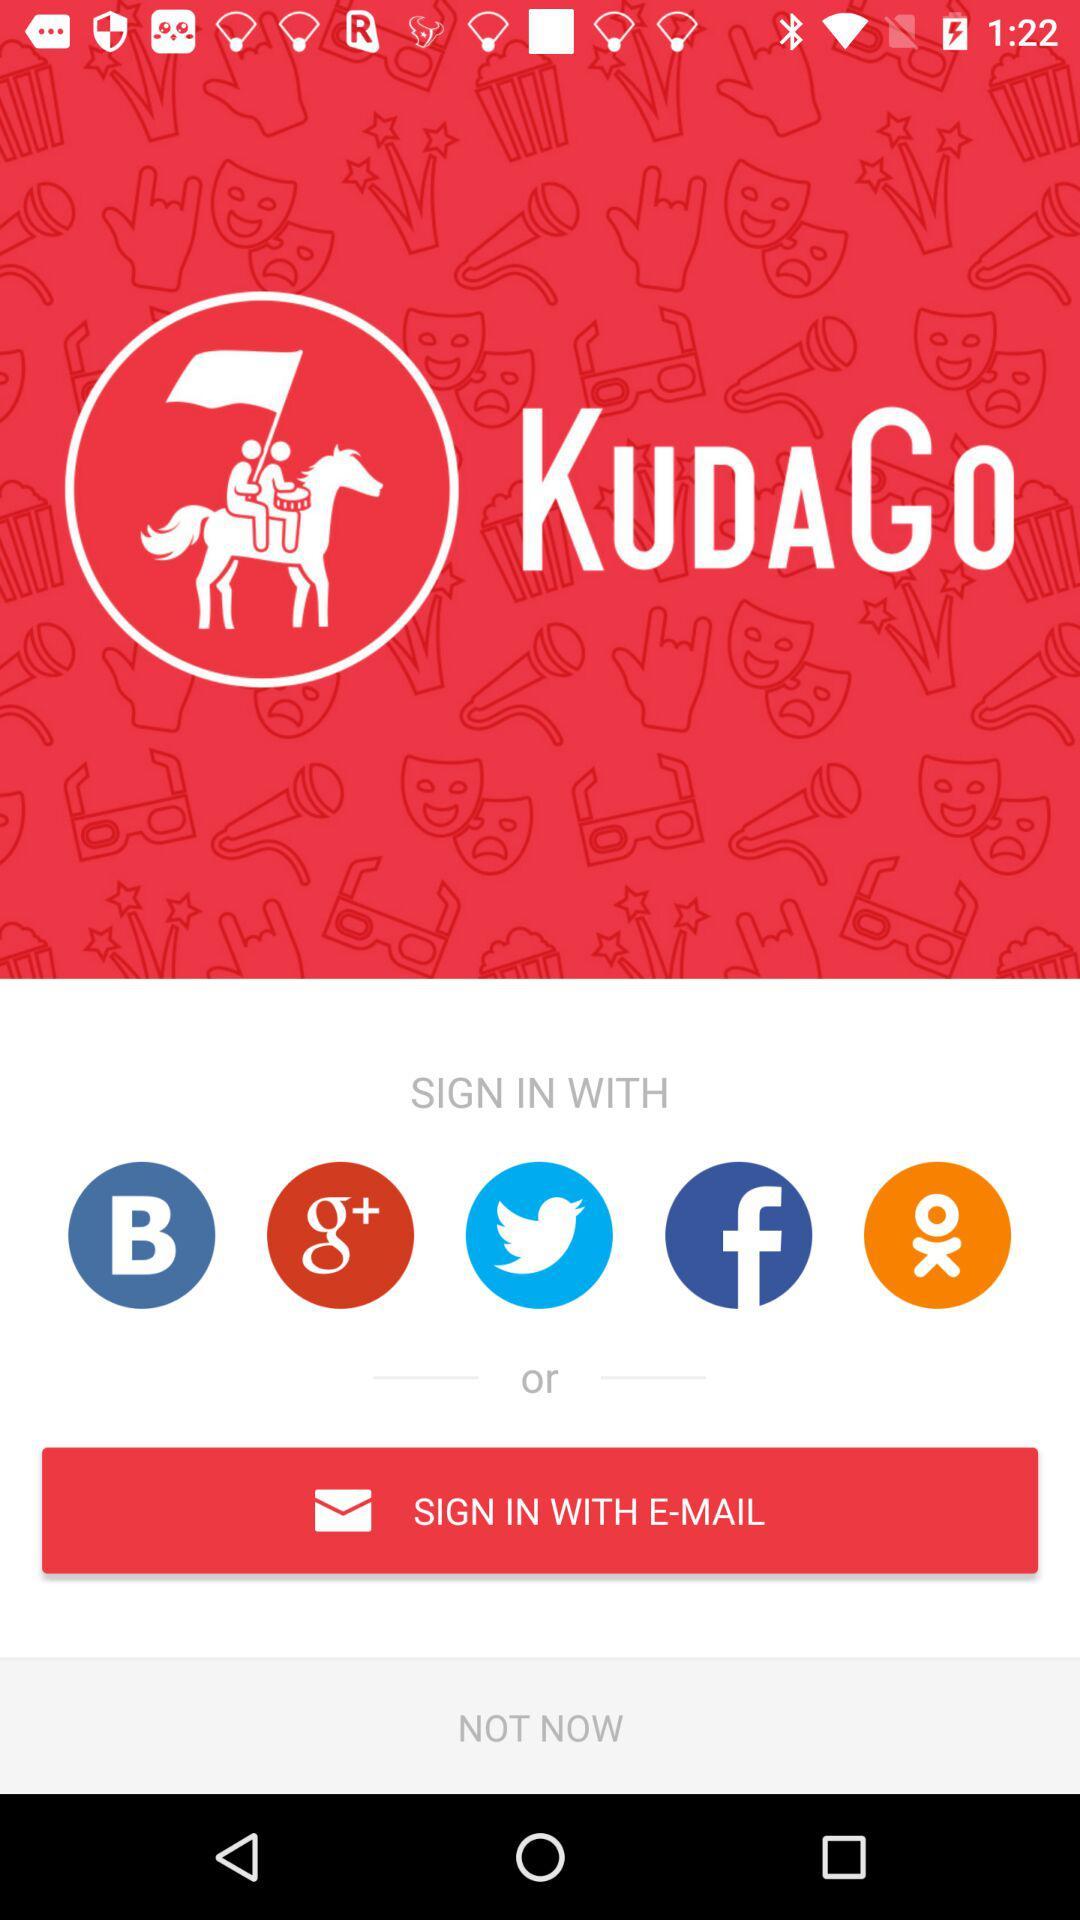 Image resolution: width=1080 pixels, height=1920 pixels. Describe the element at coordinates (140, 1234) in the screenshot. I see `the app` at that location.